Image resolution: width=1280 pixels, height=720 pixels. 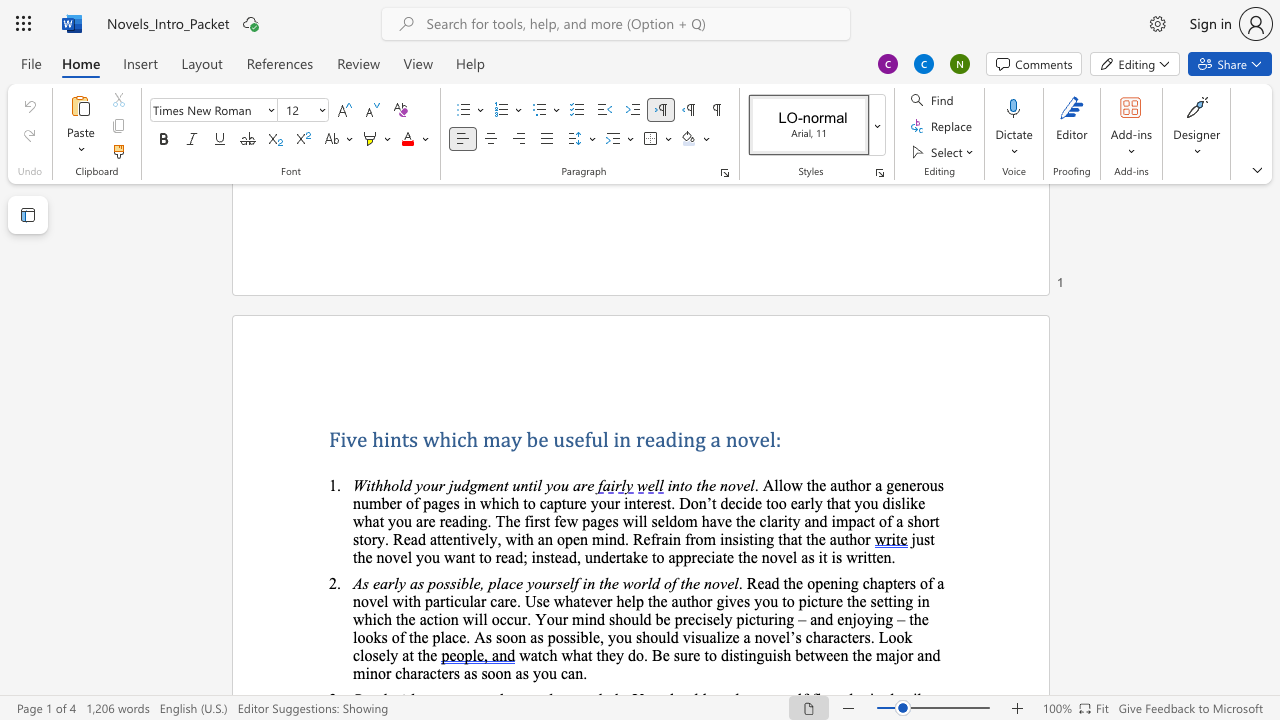 I want to click on the 5th character "e" in the text, so click(x=763, y=438).